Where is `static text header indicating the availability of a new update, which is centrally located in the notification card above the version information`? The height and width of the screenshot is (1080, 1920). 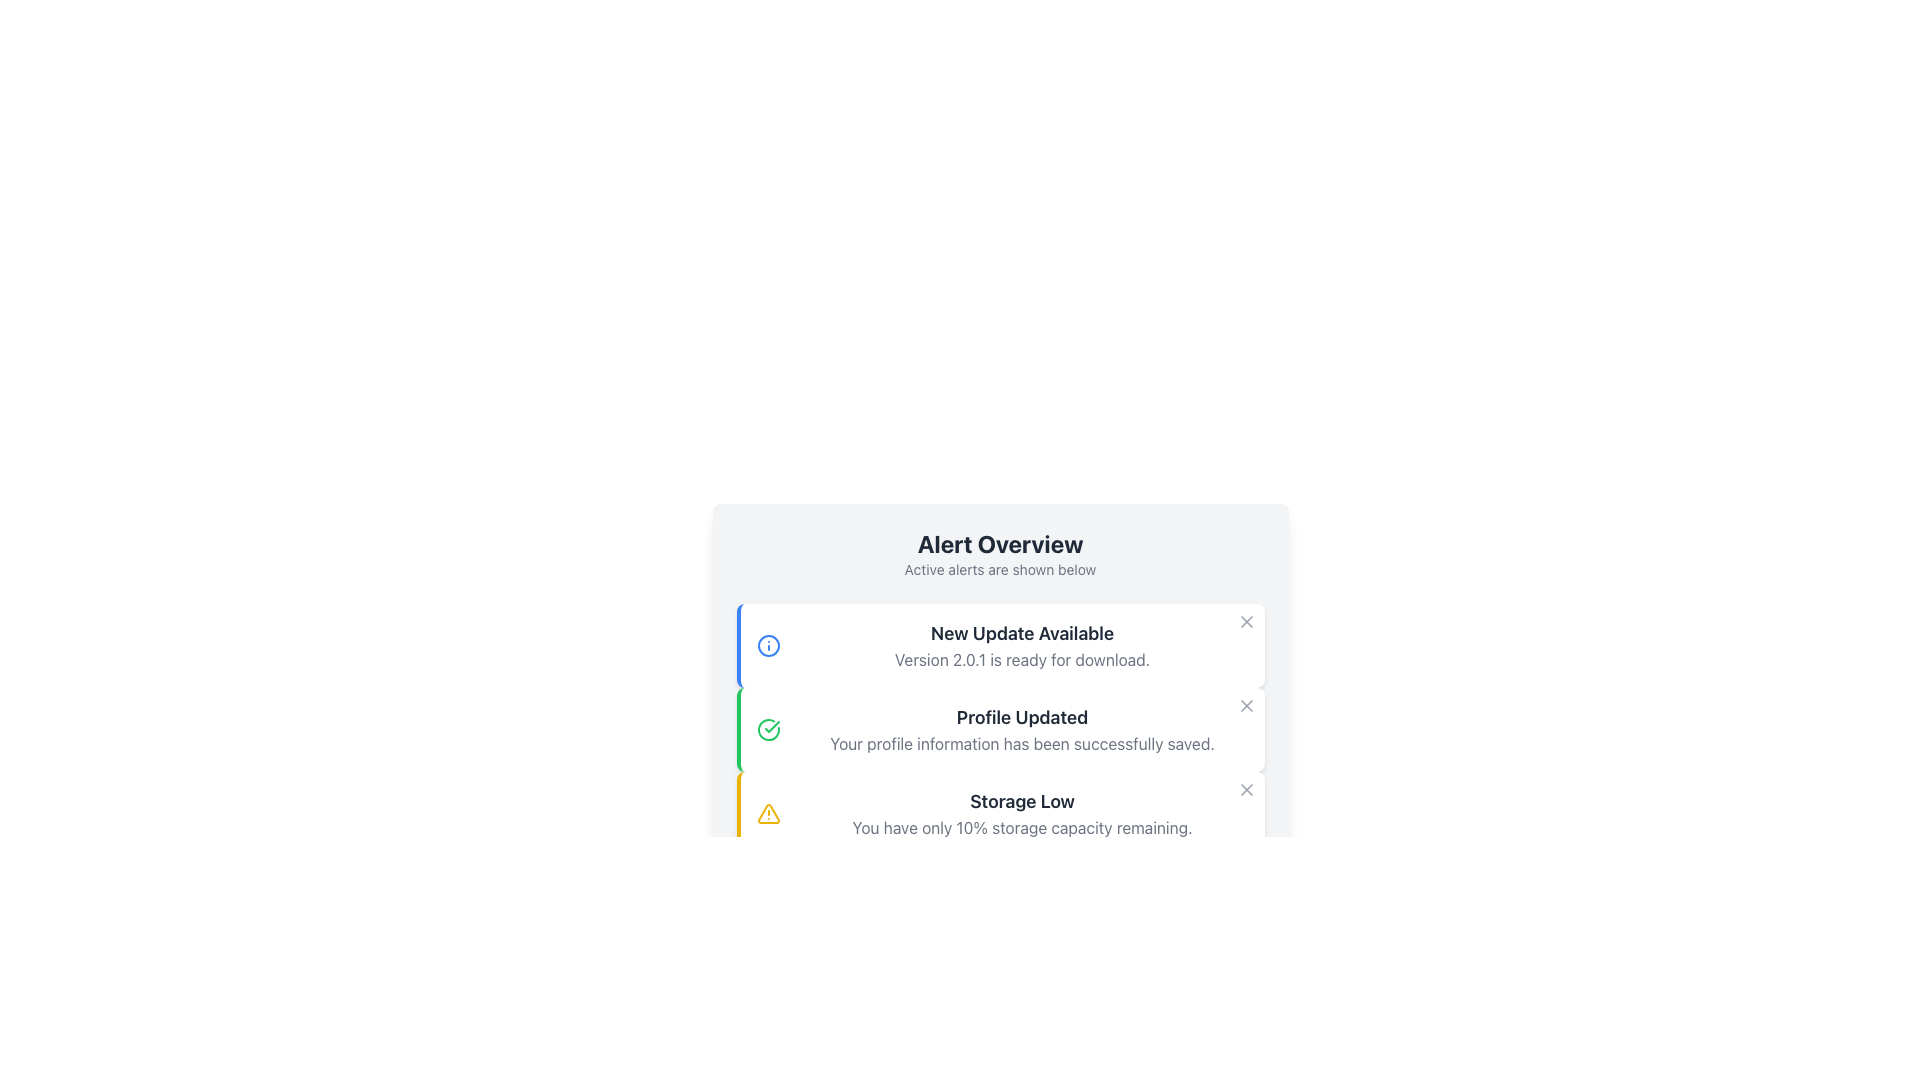
static text header indicating the availability of a new update, which is centrally located in the notification card above the version information is located at coordinates (1022, 633).